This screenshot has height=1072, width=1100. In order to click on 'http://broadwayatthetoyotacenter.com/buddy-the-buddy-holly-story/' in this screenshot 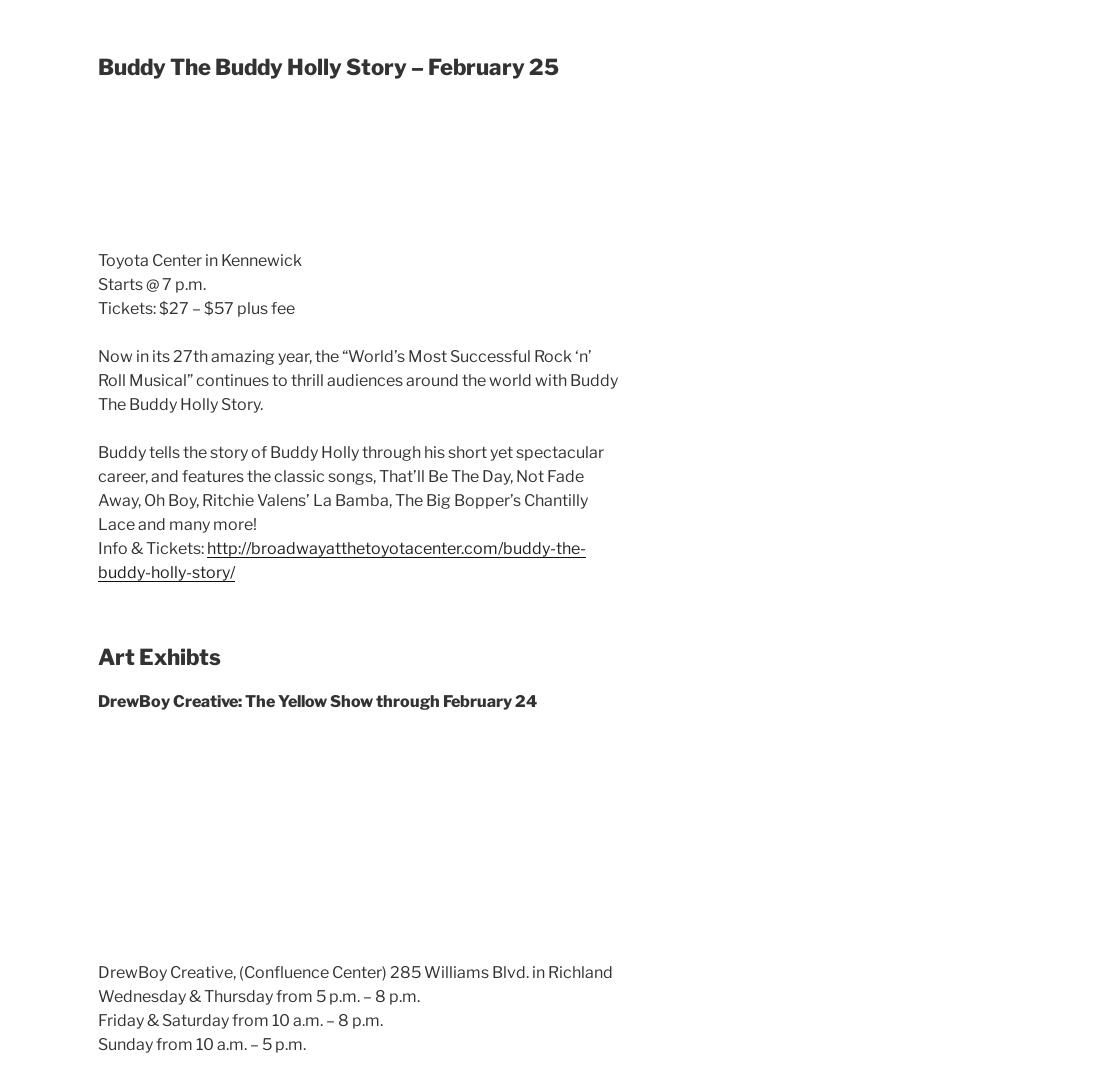, I will do `click(340, 559)`.